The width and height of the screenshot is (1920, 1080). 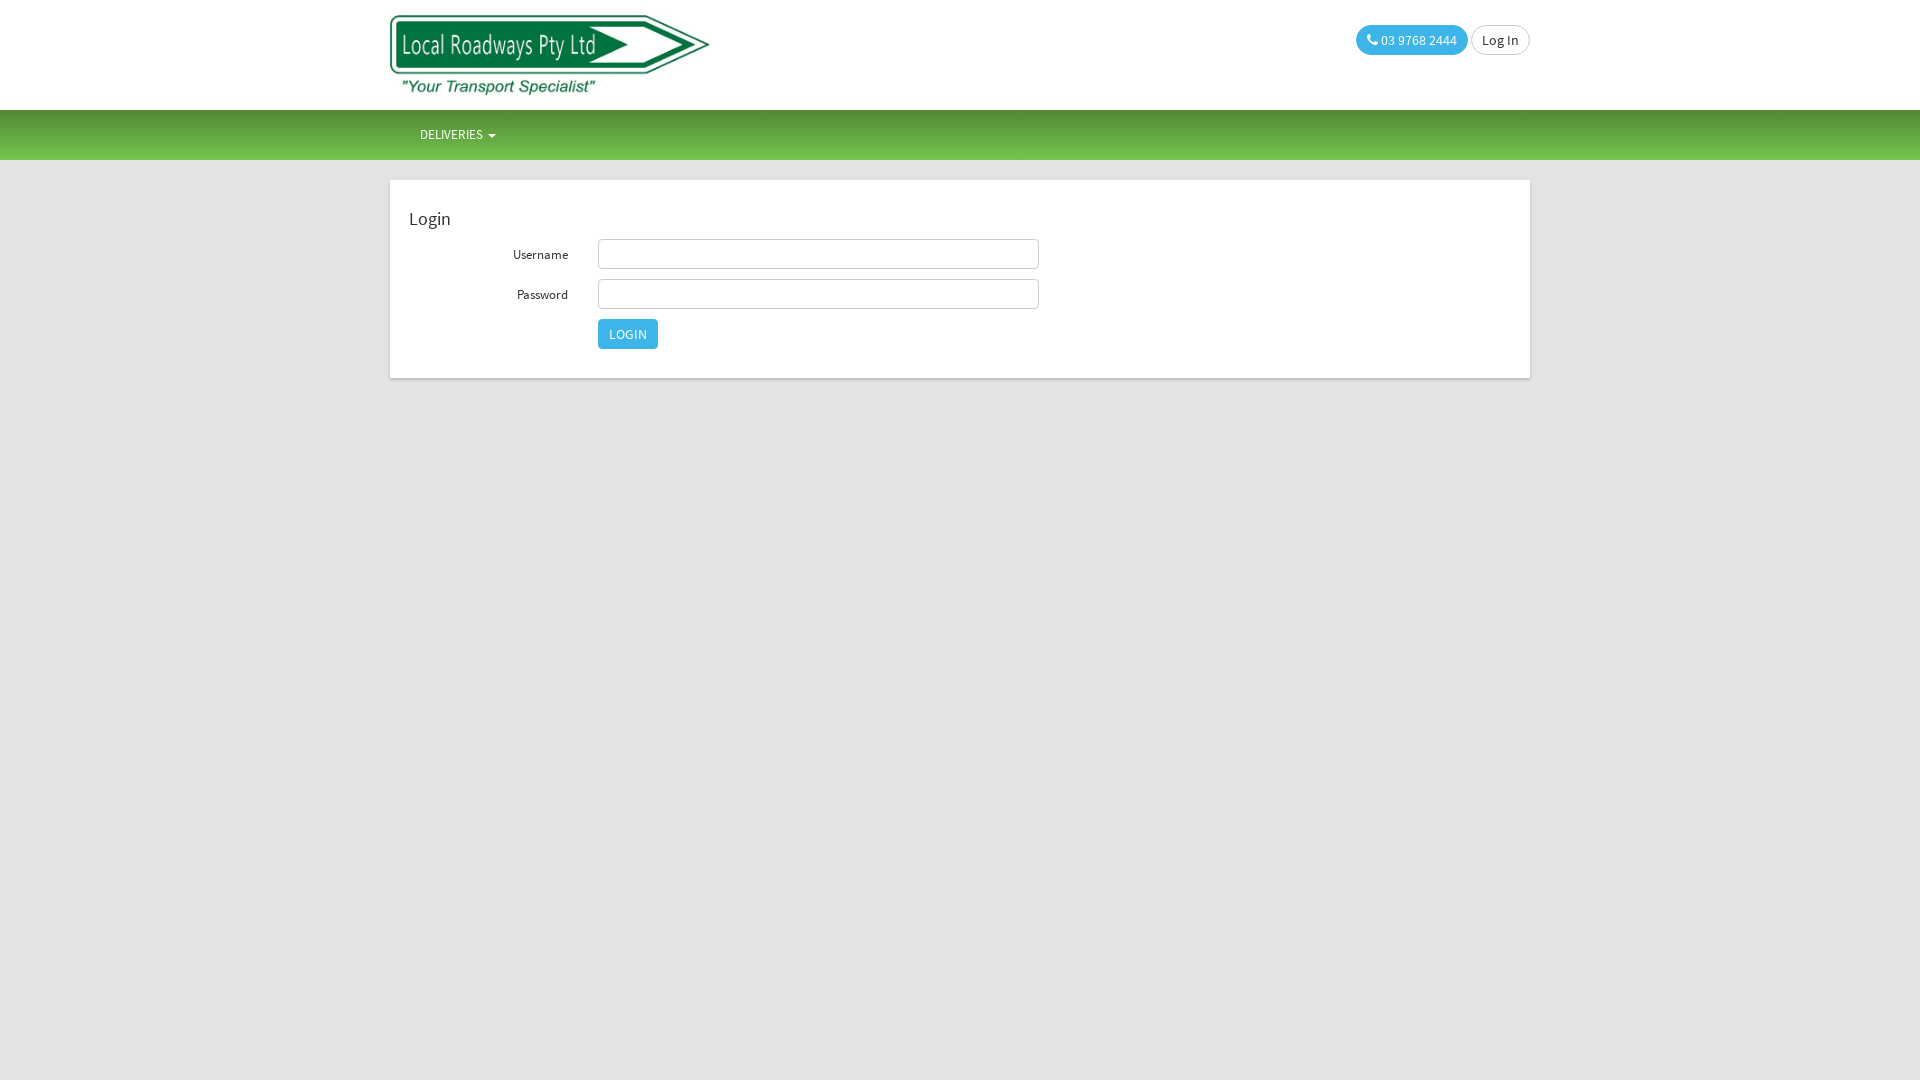 What do you see at coordinates (627, 333) in the screenshot?
I see `'LOGIN'` at bounding box center [627, 333].